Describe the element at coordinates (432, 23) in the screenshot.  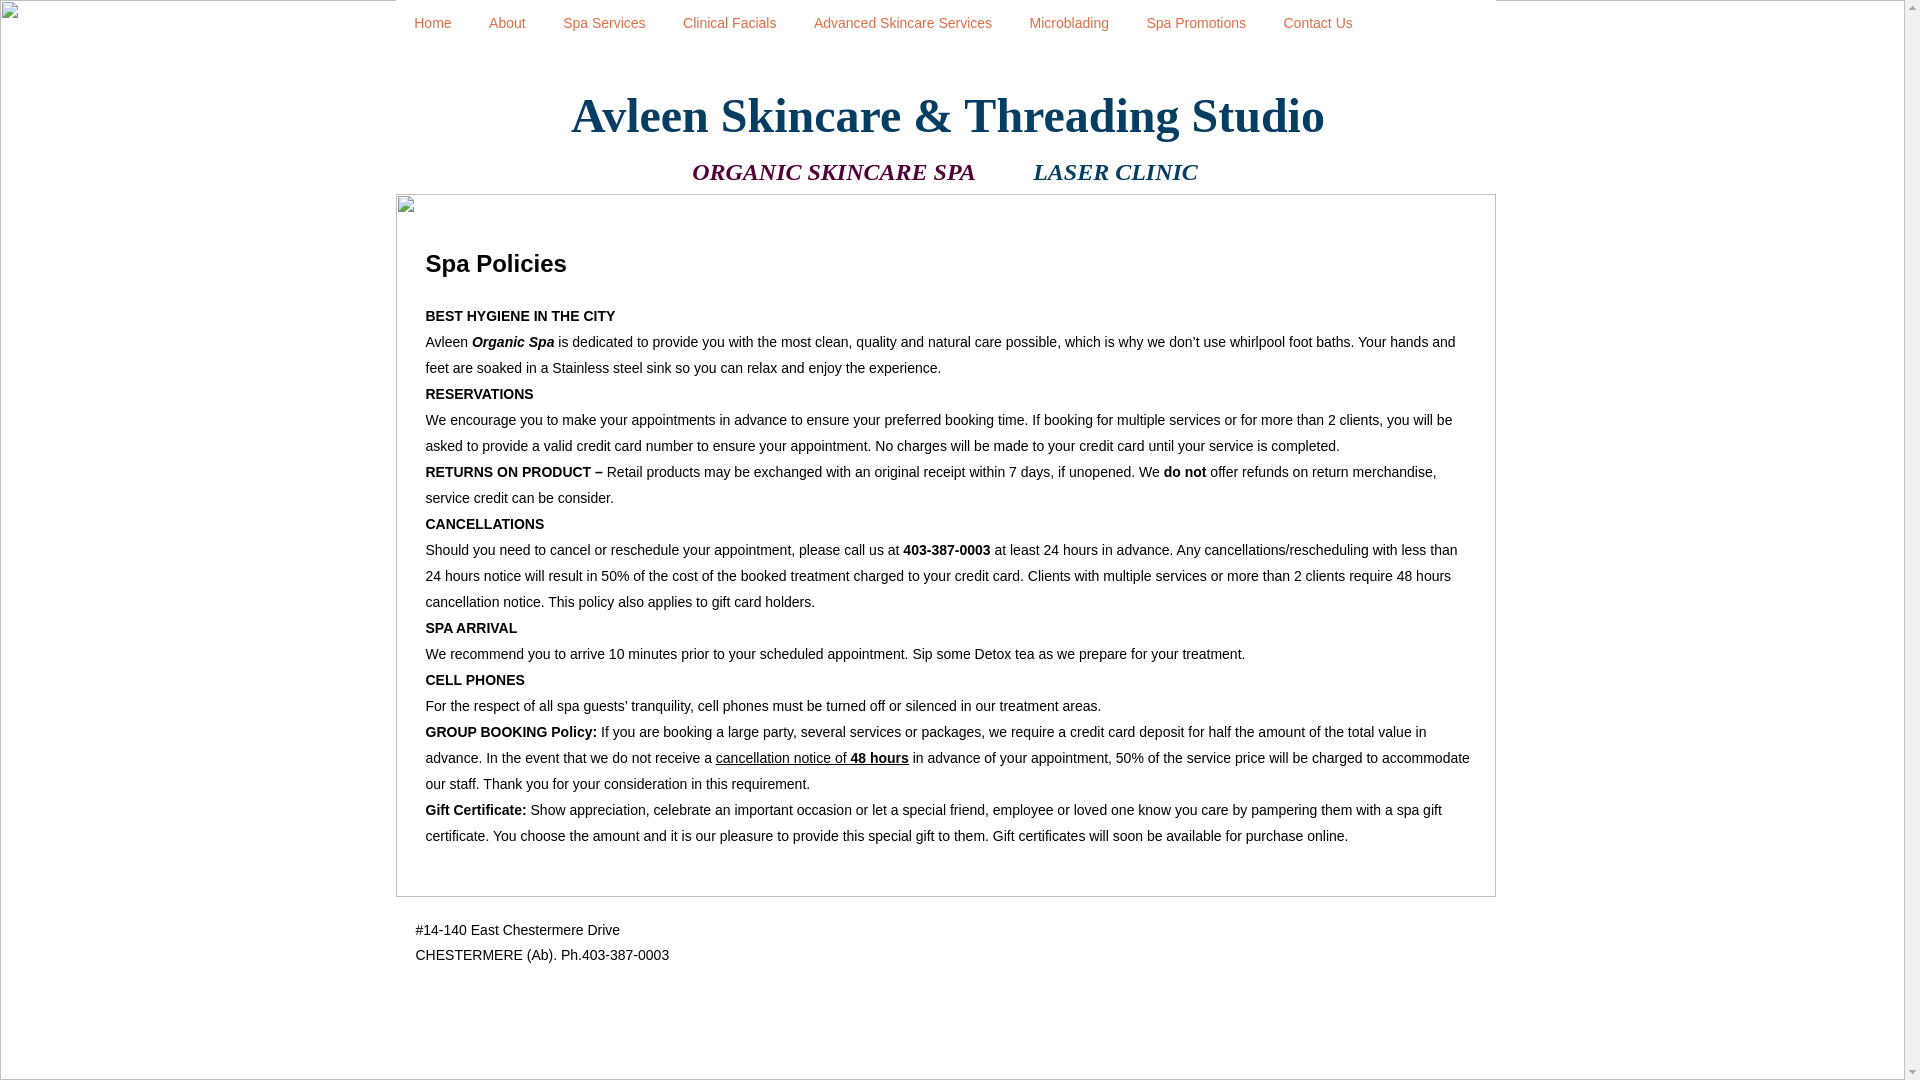
I see `'Home'` at that location.